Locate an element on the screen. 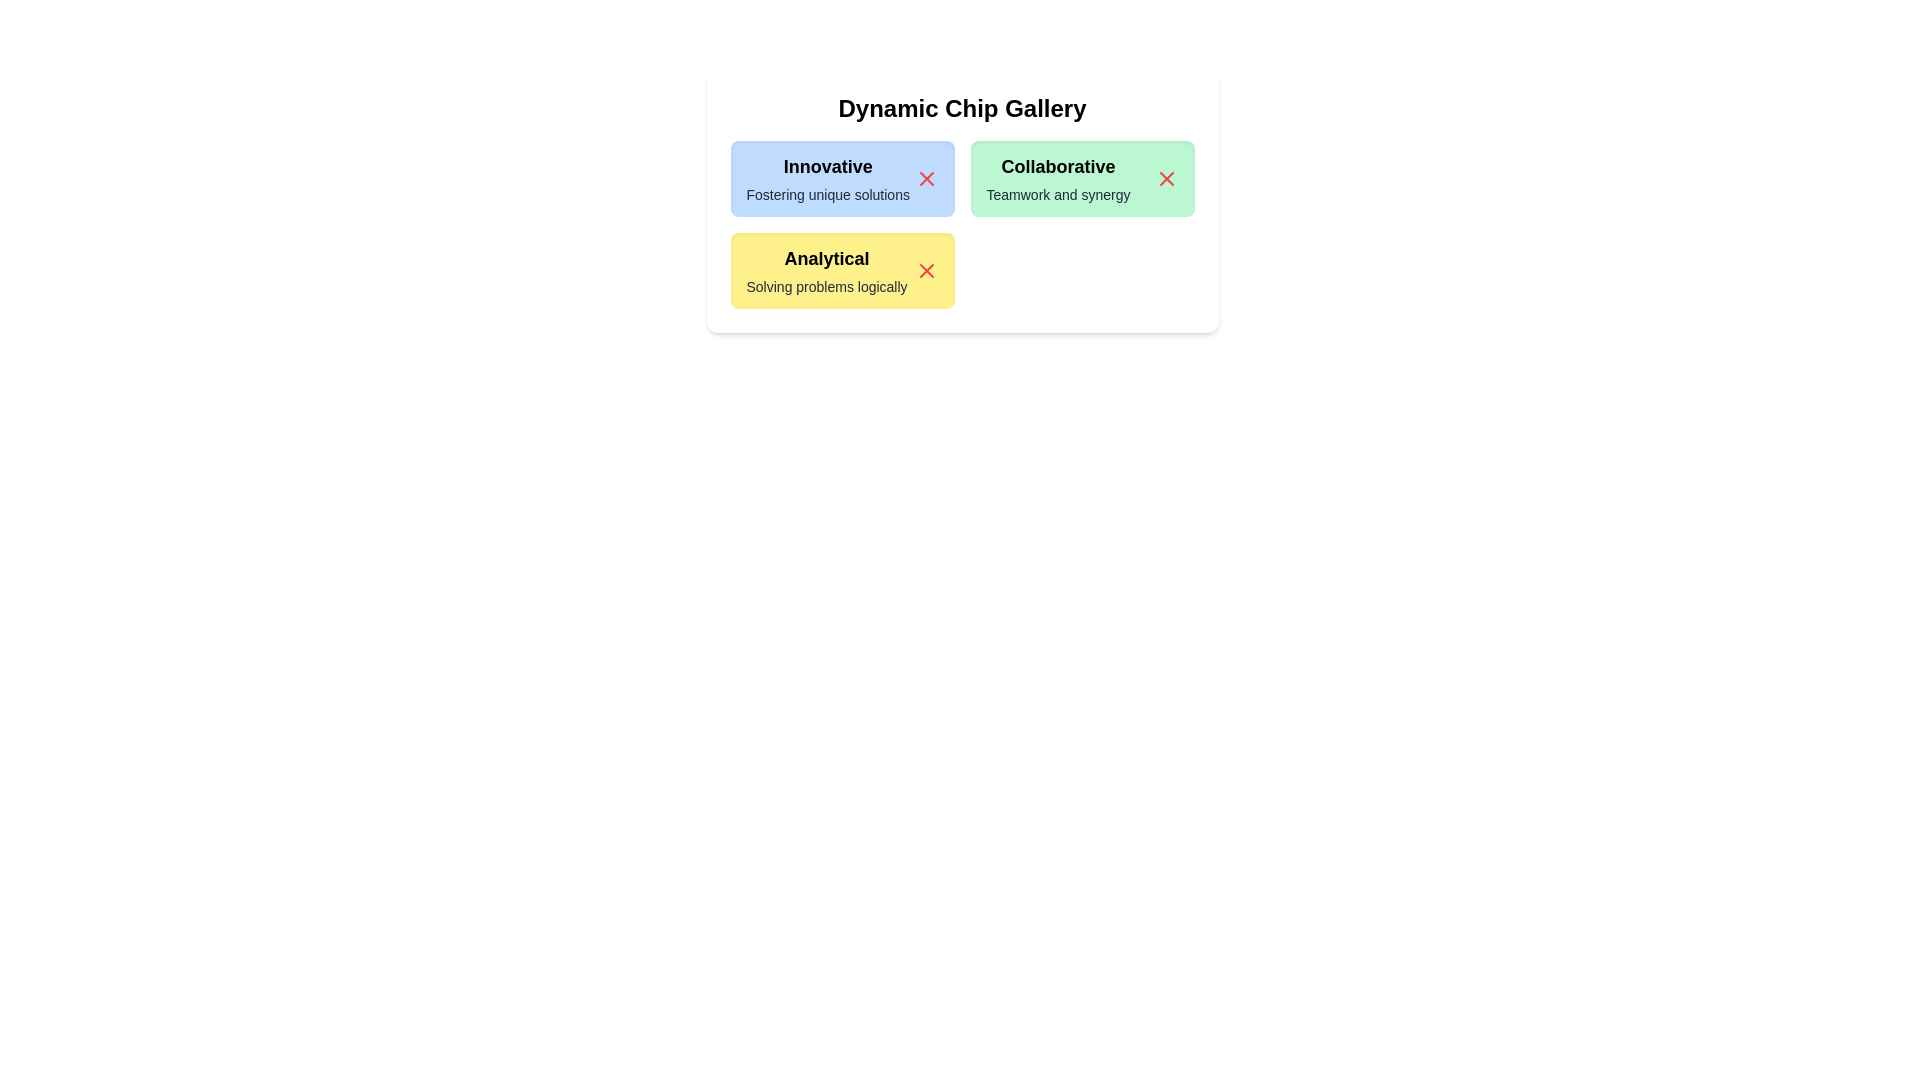 The width and height of the screenshot is (1920, 1080). the title text of the chip labeled Collaborative is located at coordinates (1057, 165).